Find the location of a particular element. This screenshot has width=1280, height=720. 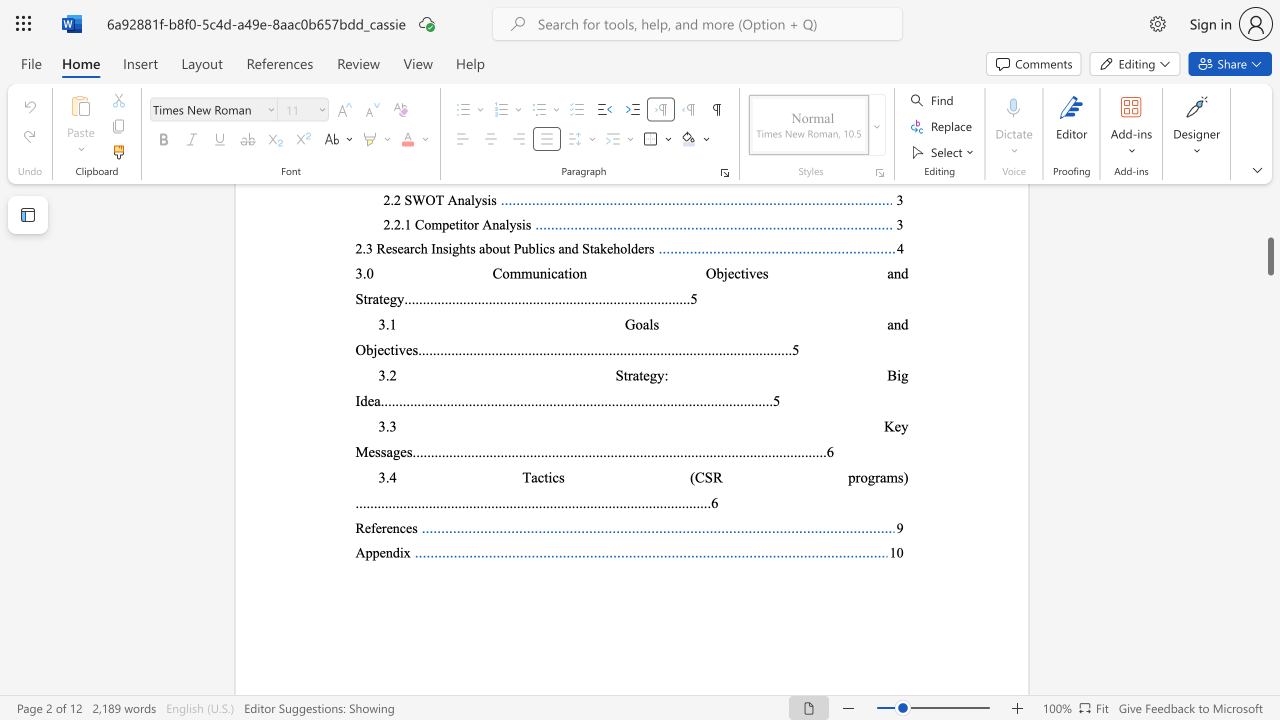

the 13th character "." in the text is located at coordinates (400, 501).